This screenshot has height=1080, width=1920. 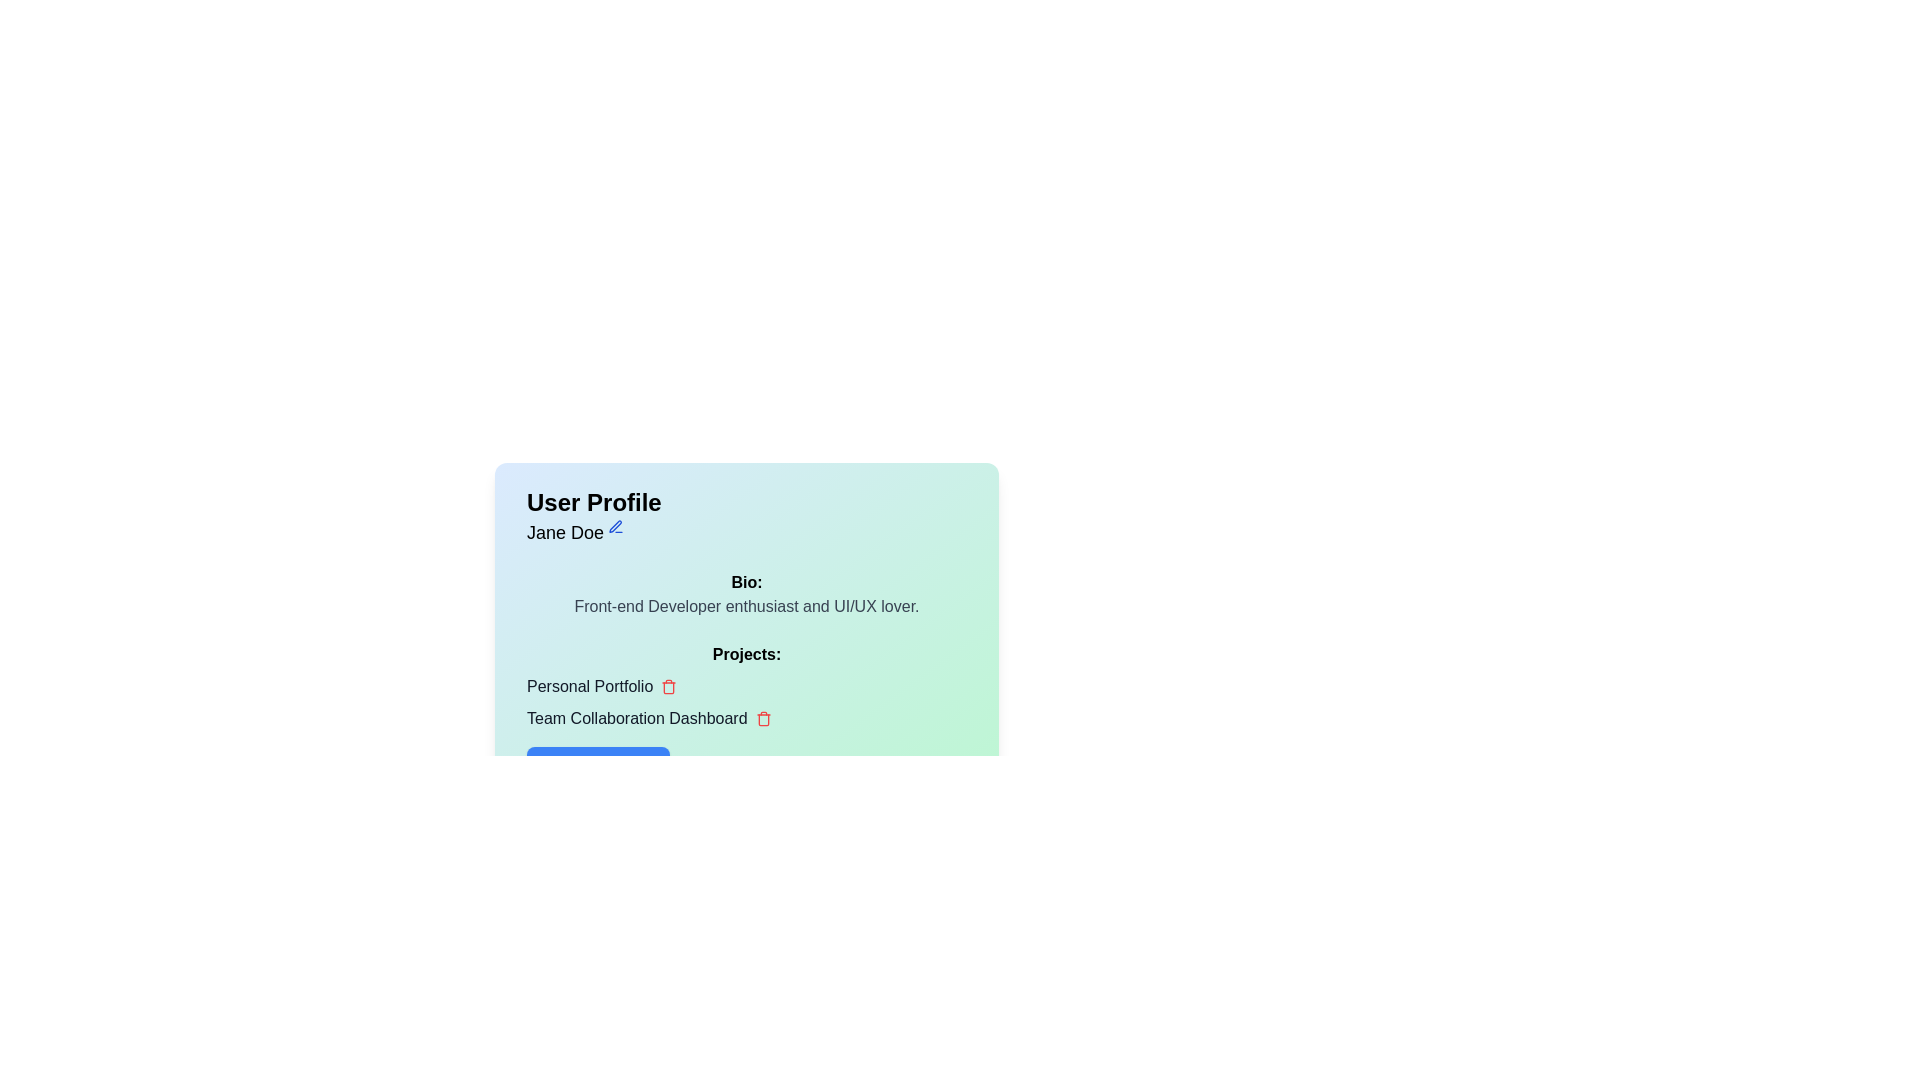 What do you see at coordinates (614, 525) in the screenshot?
I see `the pen-shaped icon indicating an edit or modification action, which is located to the right of the user name 'Jane Doe'` at bounding box center [614, 525].